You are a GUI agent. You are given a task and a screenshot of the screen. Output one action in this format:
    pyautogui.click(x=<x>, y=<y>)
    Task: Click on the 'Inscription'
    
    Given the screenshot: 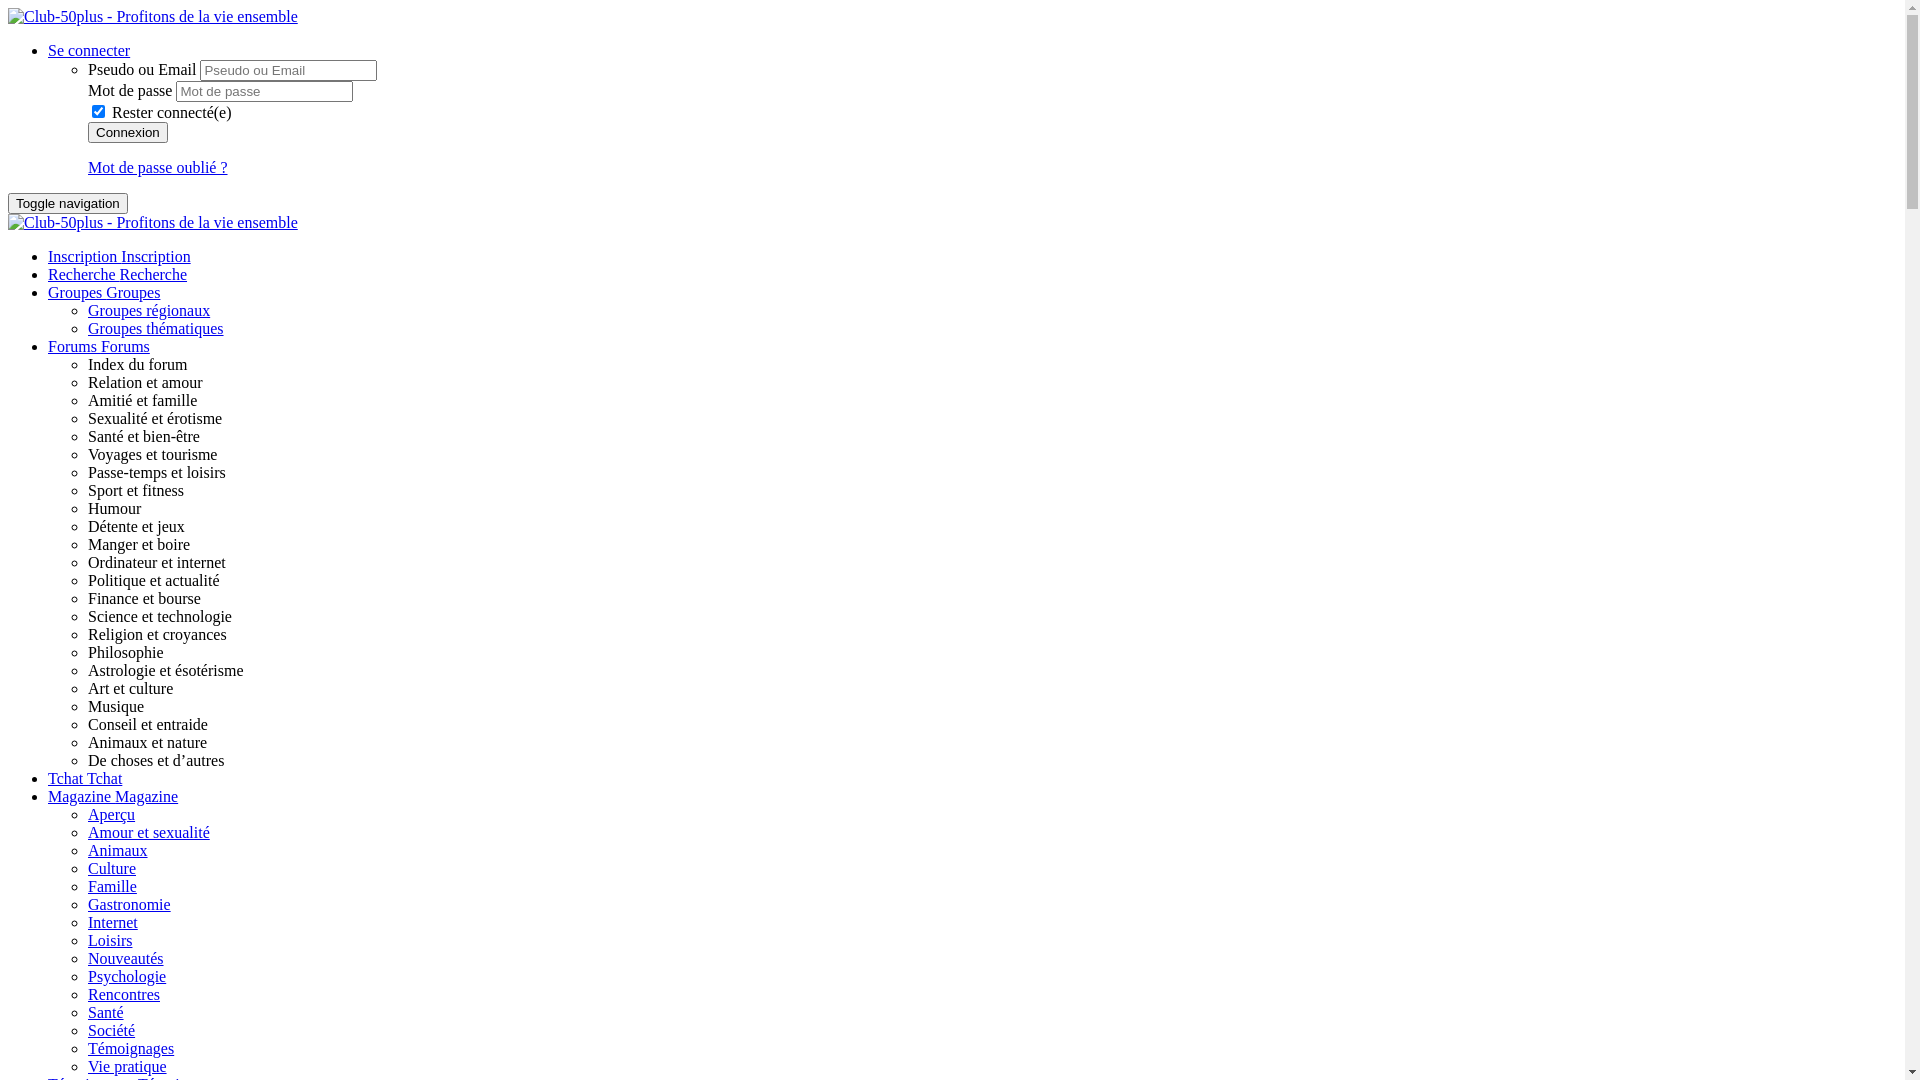 What is the action you would take?
    pyautogui.click(x=48, y=255)
    